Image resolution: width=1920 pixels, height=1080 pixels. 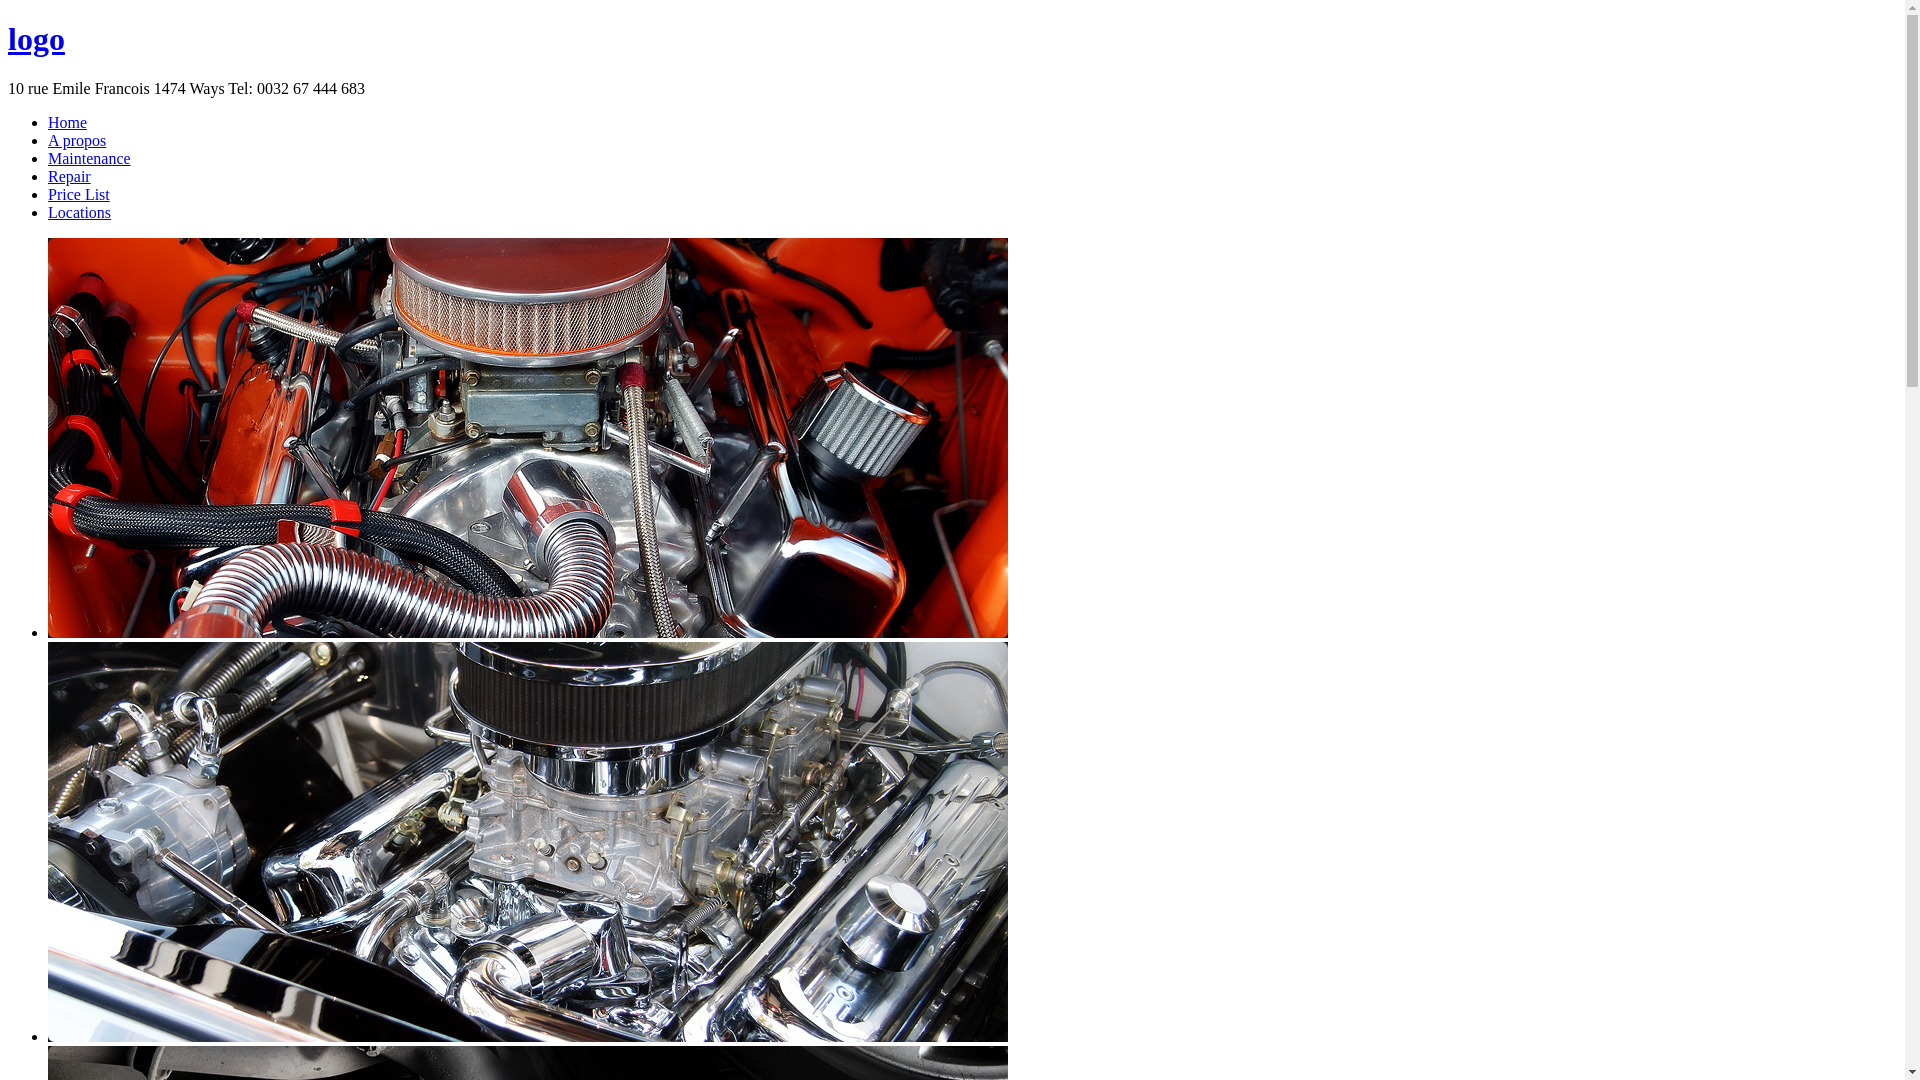 What do you see at coordinates (76, 139) in the screenshot?
I see `'A propos'` at bounding box center [76, 139].